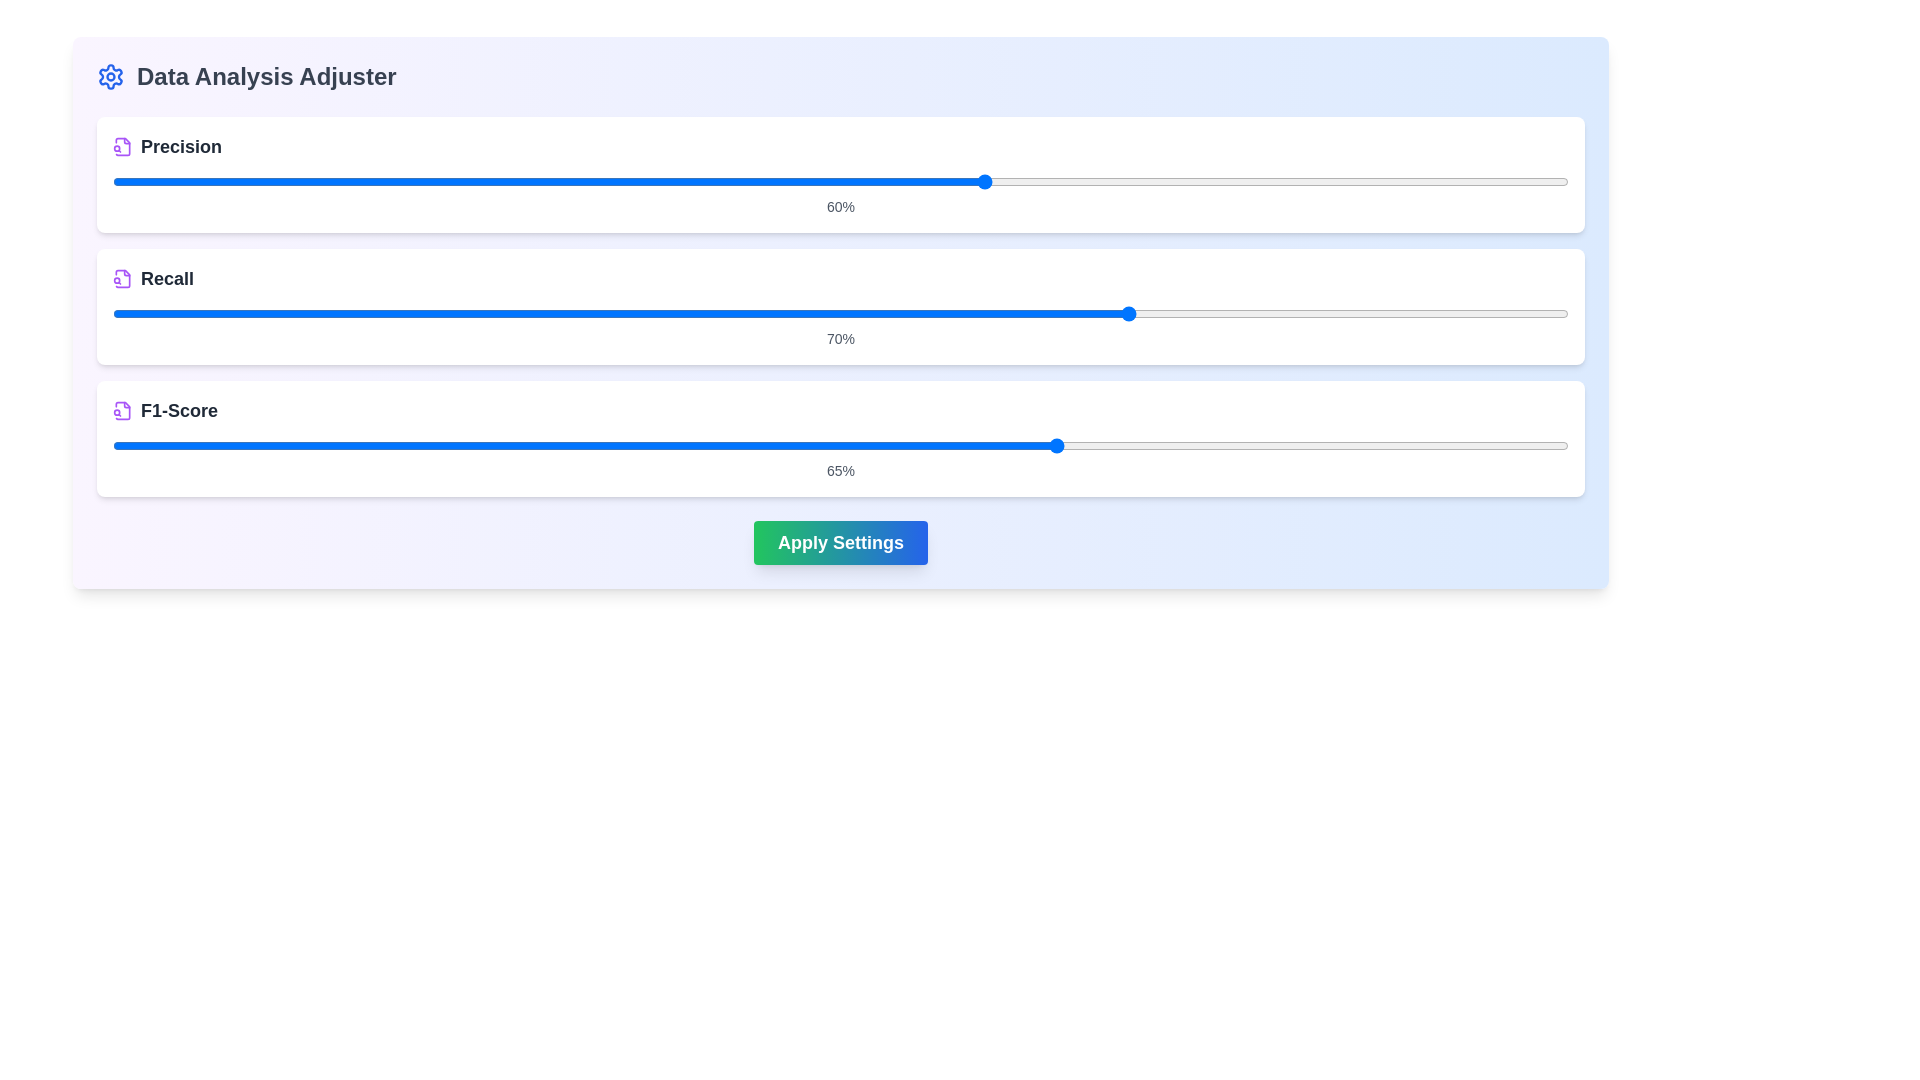 The width and height of the screenshot is (1920, 1080). I want to click on the 1 slider to 97%, so click(1546, 313).